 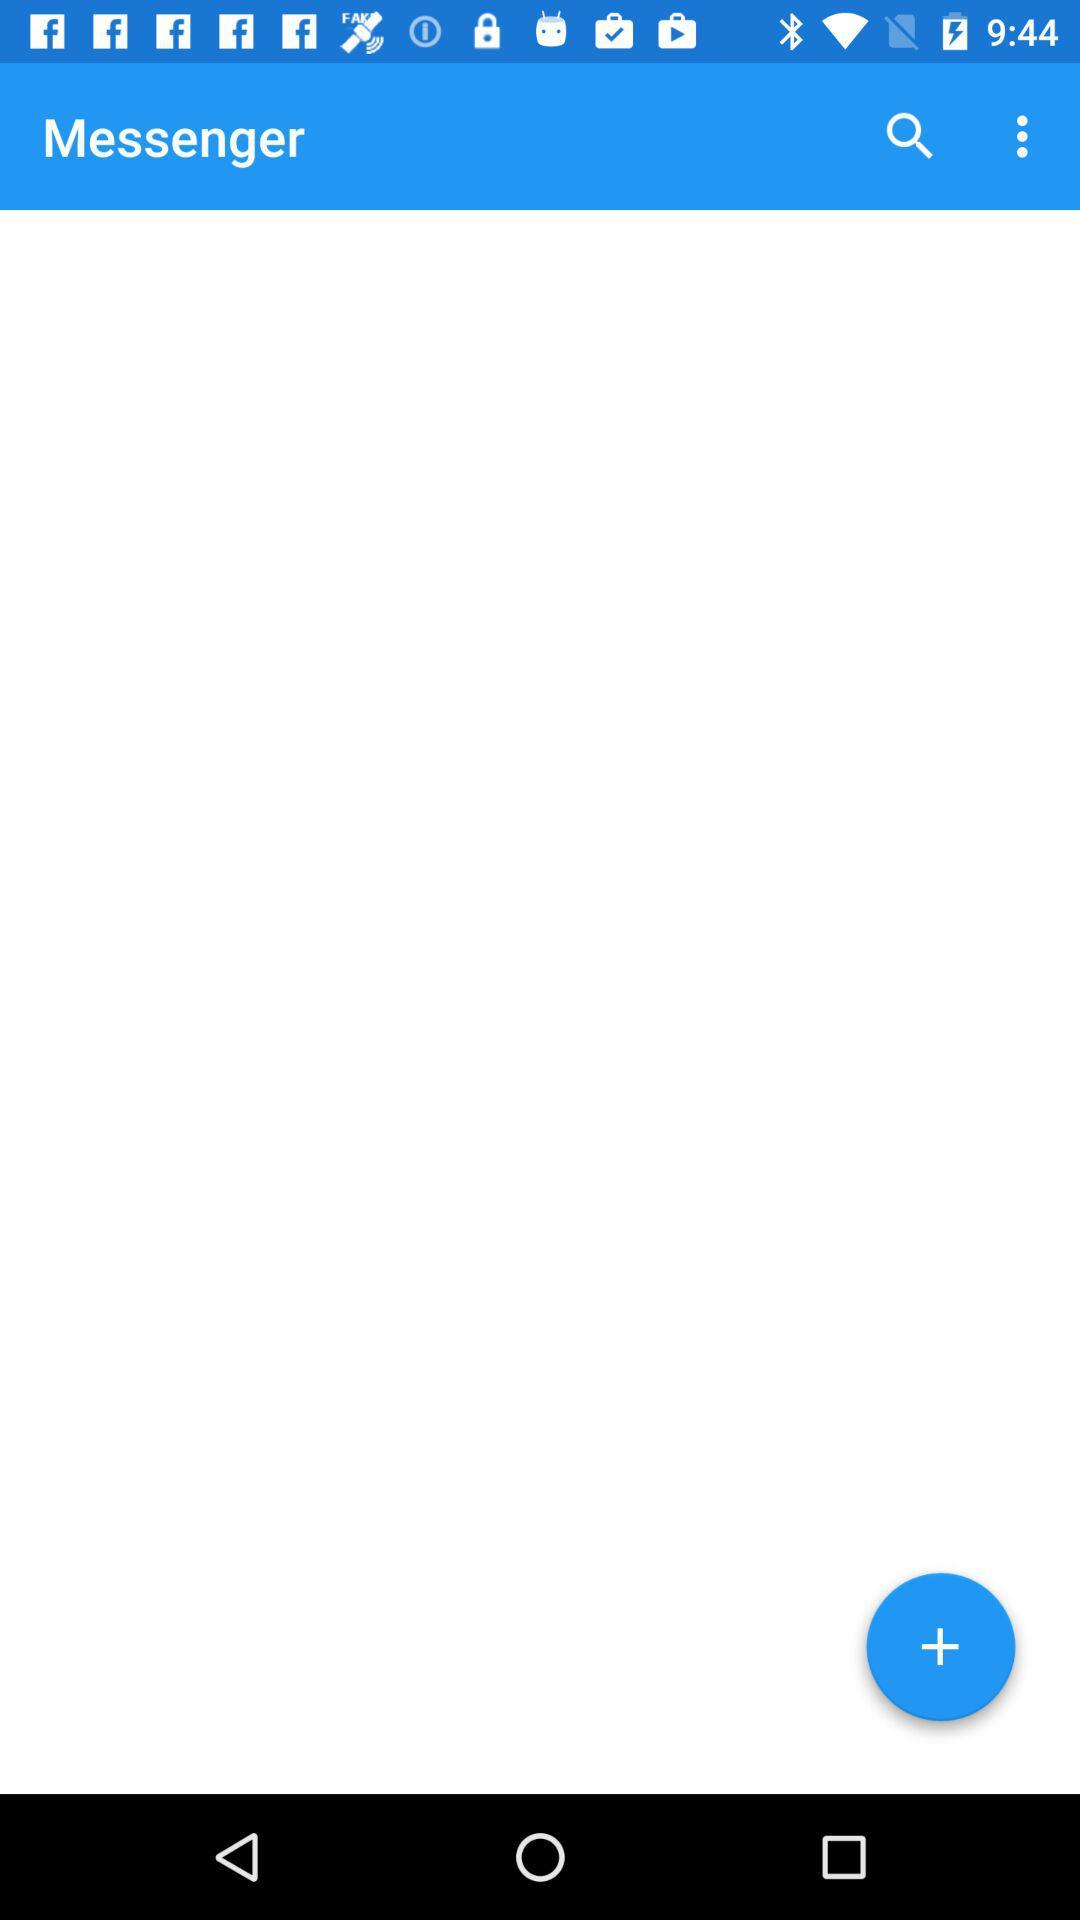 What do you see at coordinates (940, 1654) in the screenshot?
I see `start new message` at bounding box center [940, 1654].